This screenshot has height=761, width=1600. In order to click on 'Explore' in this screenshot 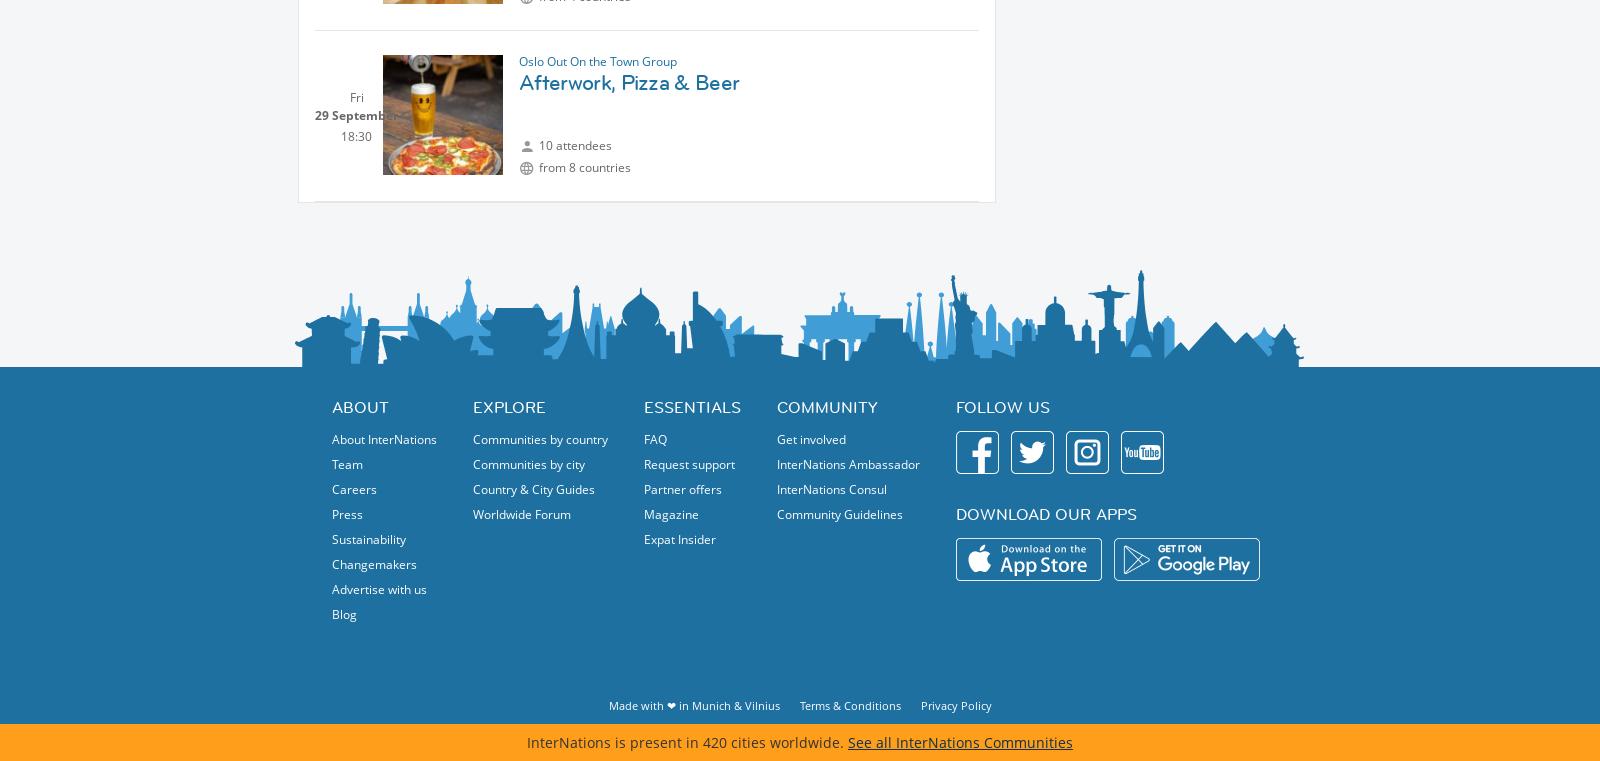, I will do `click(508, 406)`.